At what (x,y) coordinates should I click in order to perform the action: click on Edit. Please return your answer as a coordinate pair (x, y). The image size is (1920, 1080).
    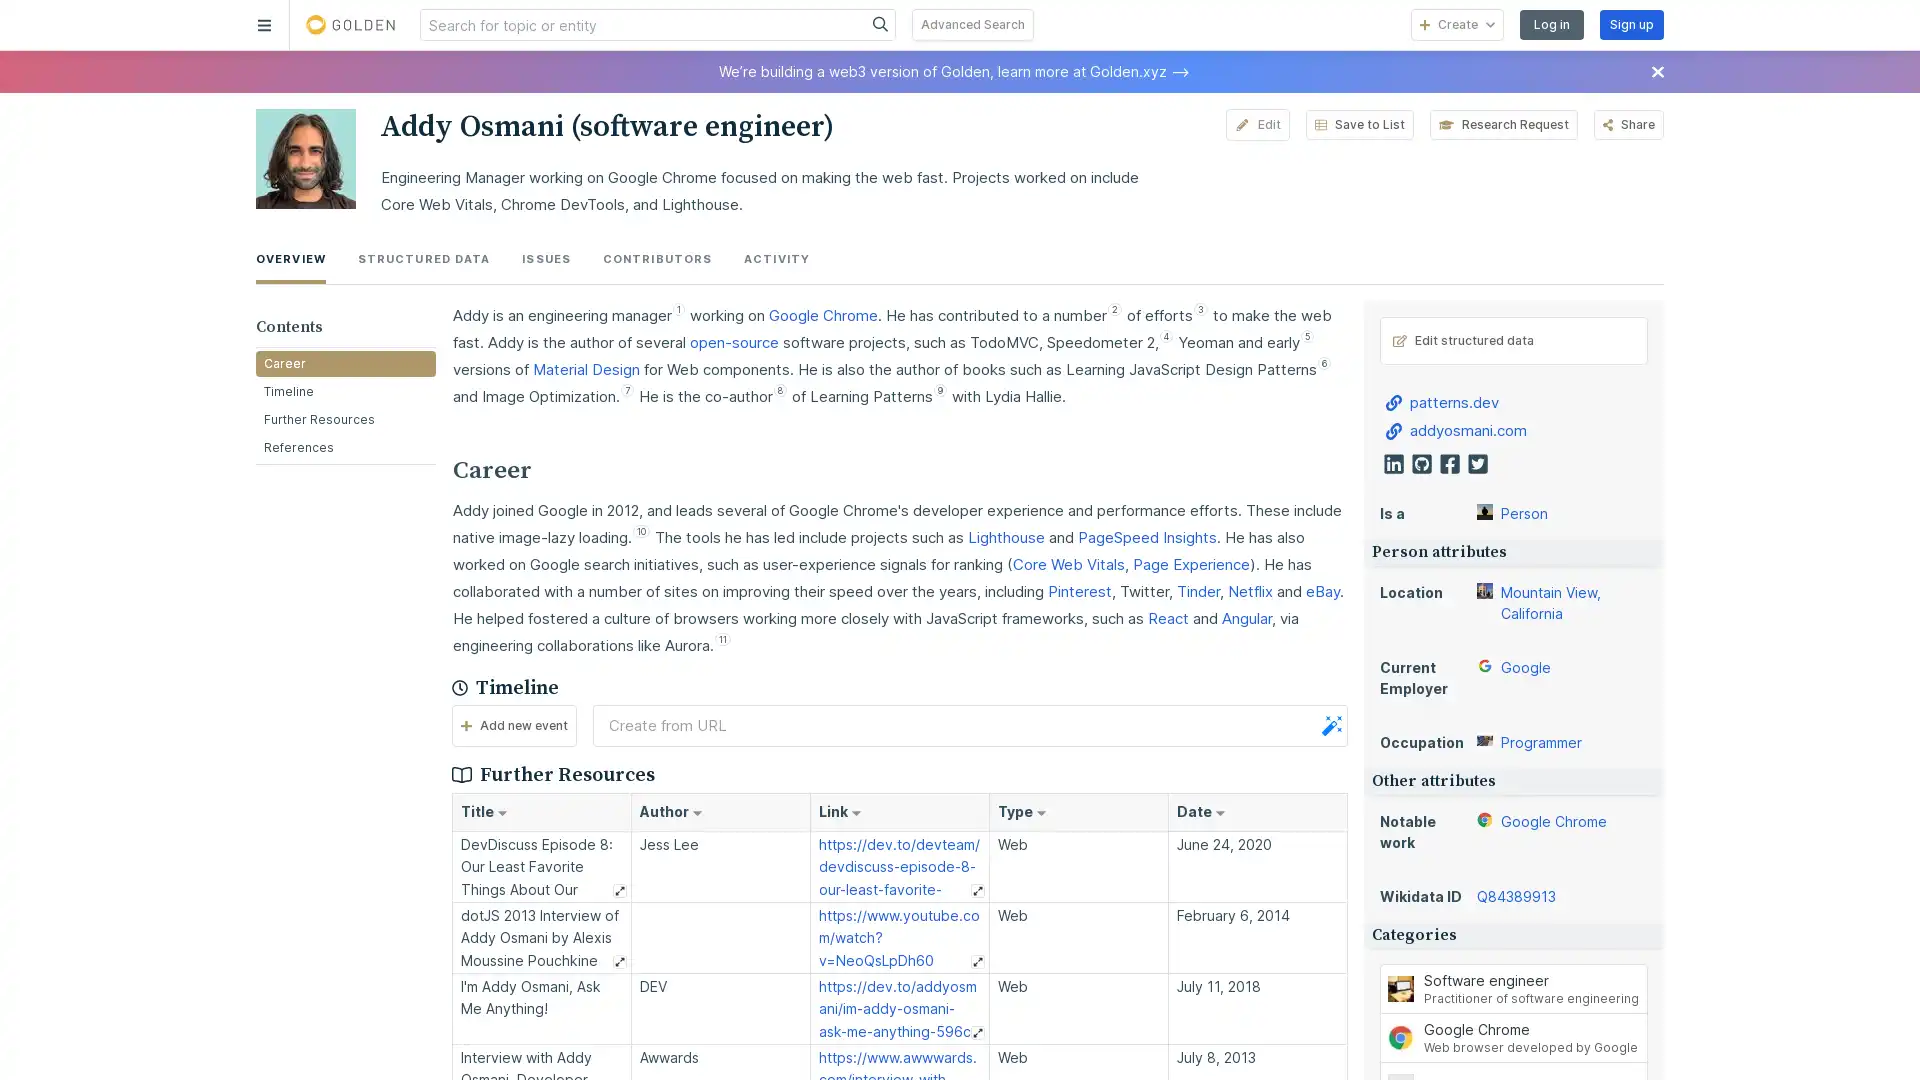
    Looking at the image, I should click on (1256, 124).